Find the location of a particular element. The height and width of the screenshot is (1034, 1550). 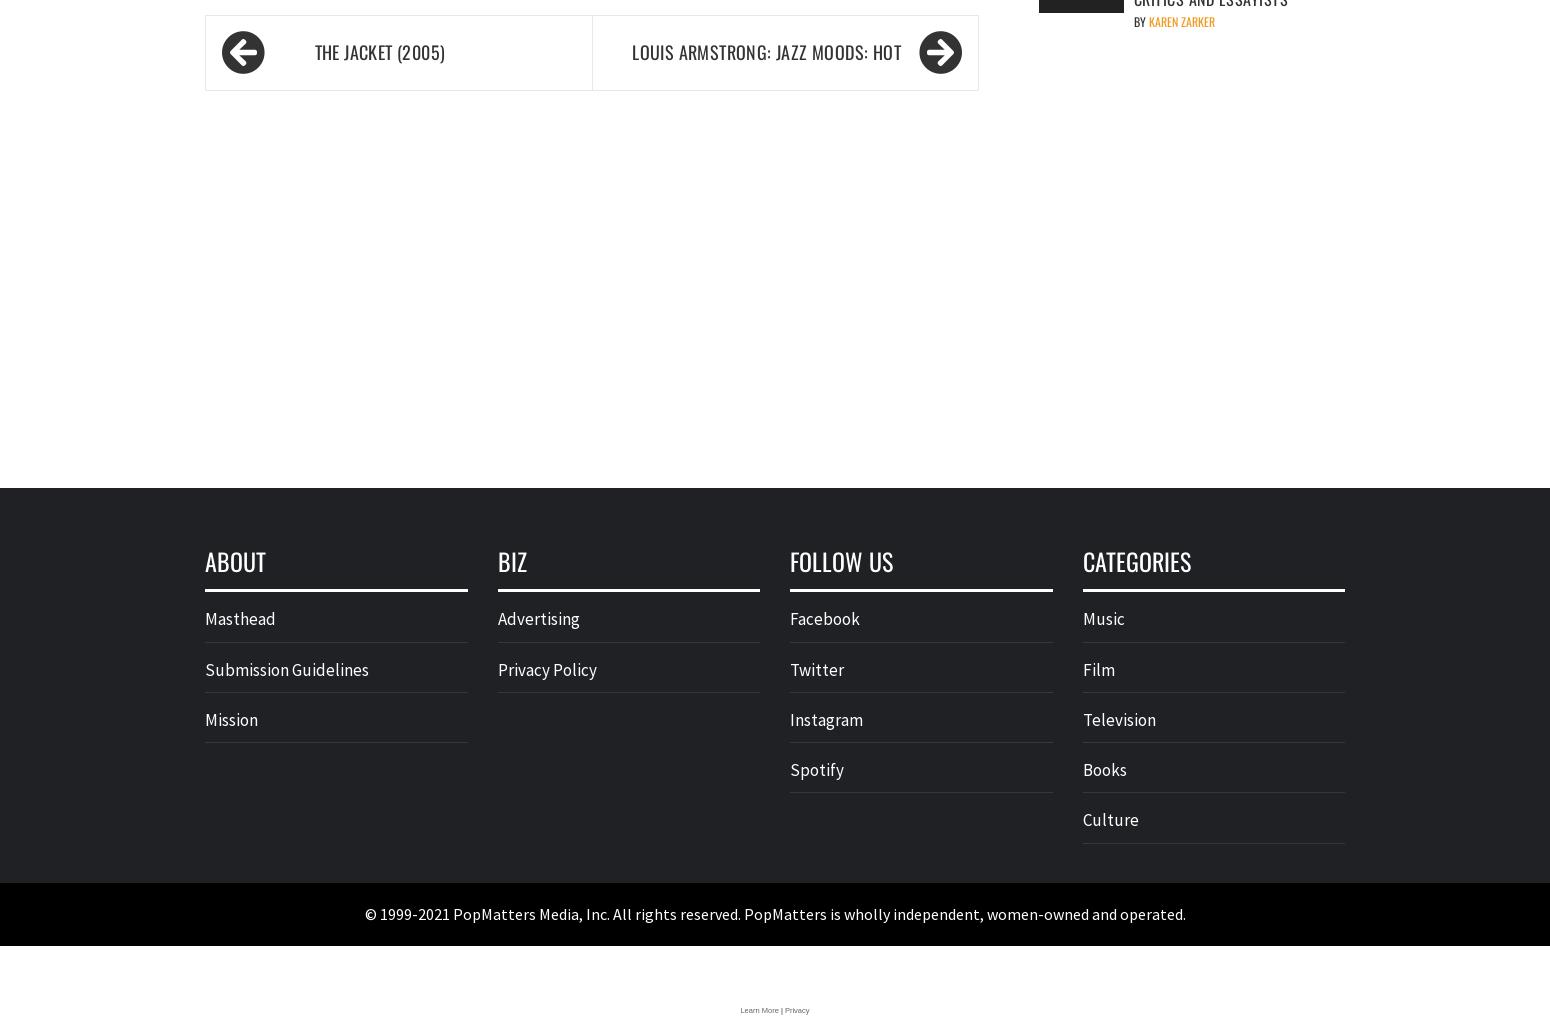

'Books' is located at coordinates (1103, 770).